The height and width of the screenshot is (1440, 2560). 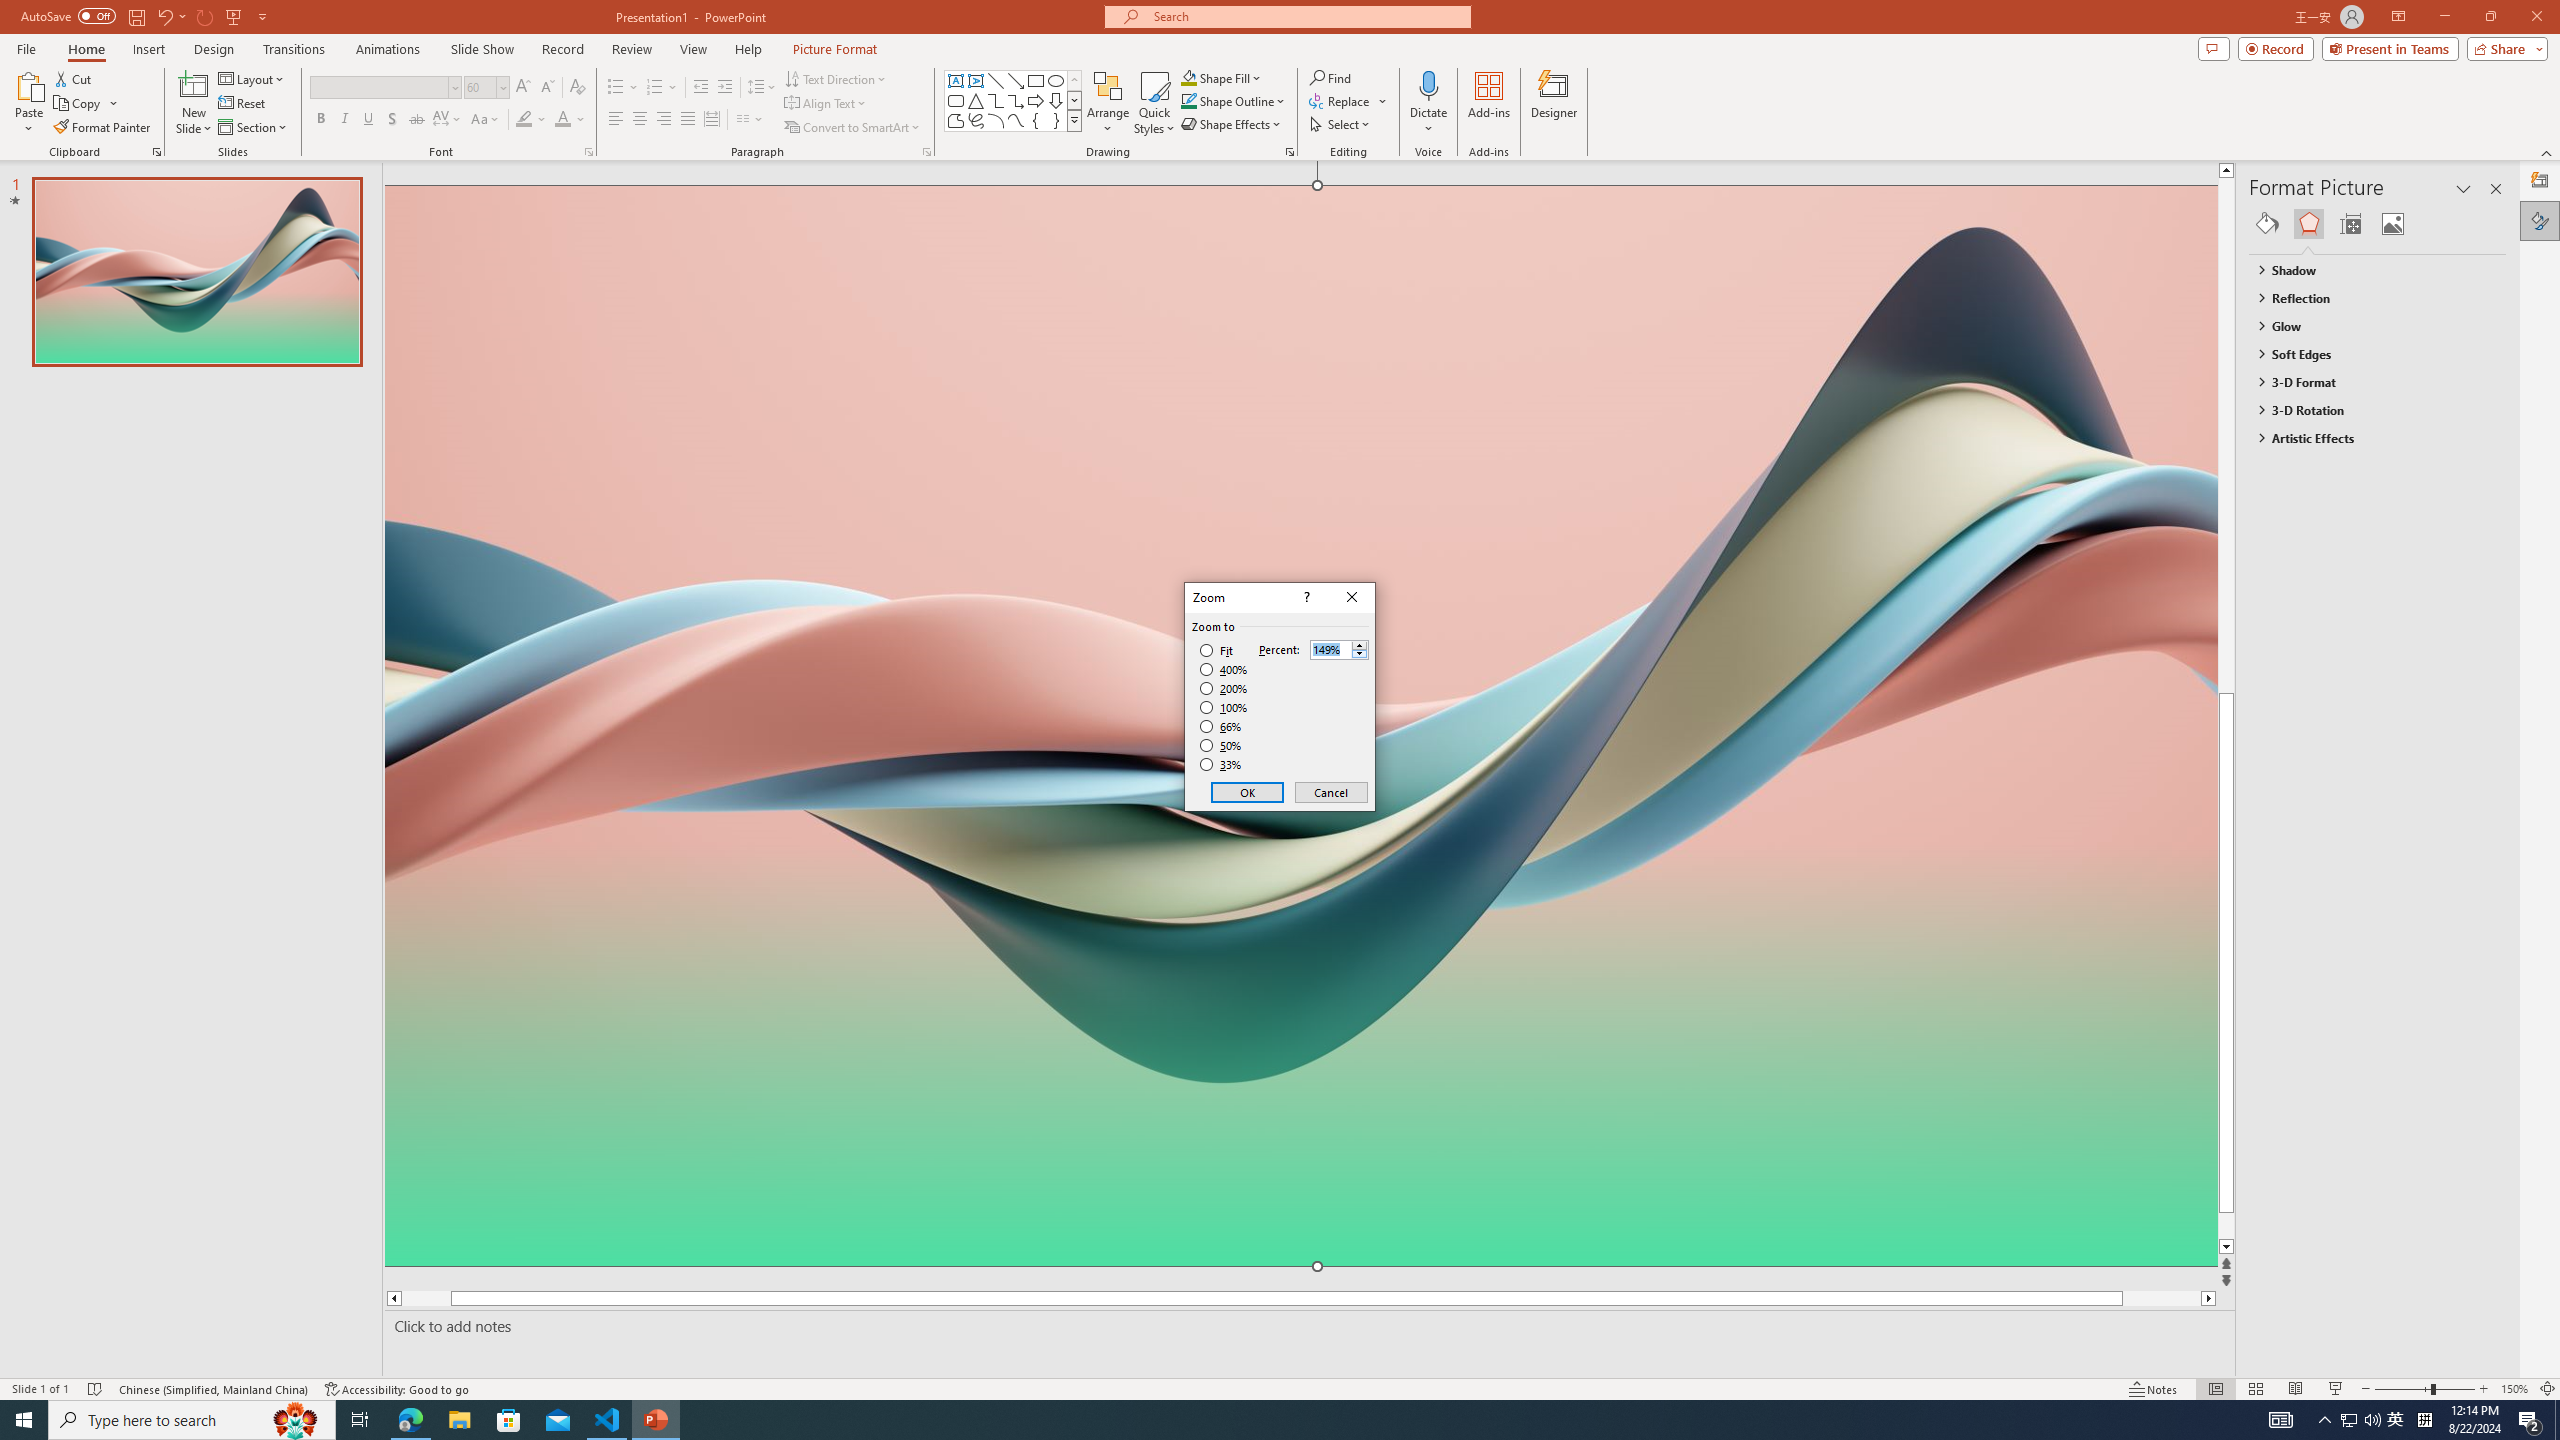 What do you see at coordinates (2368, 325) in the screenshot?
I see `'Glow'` at bounding box center [2368, 325].